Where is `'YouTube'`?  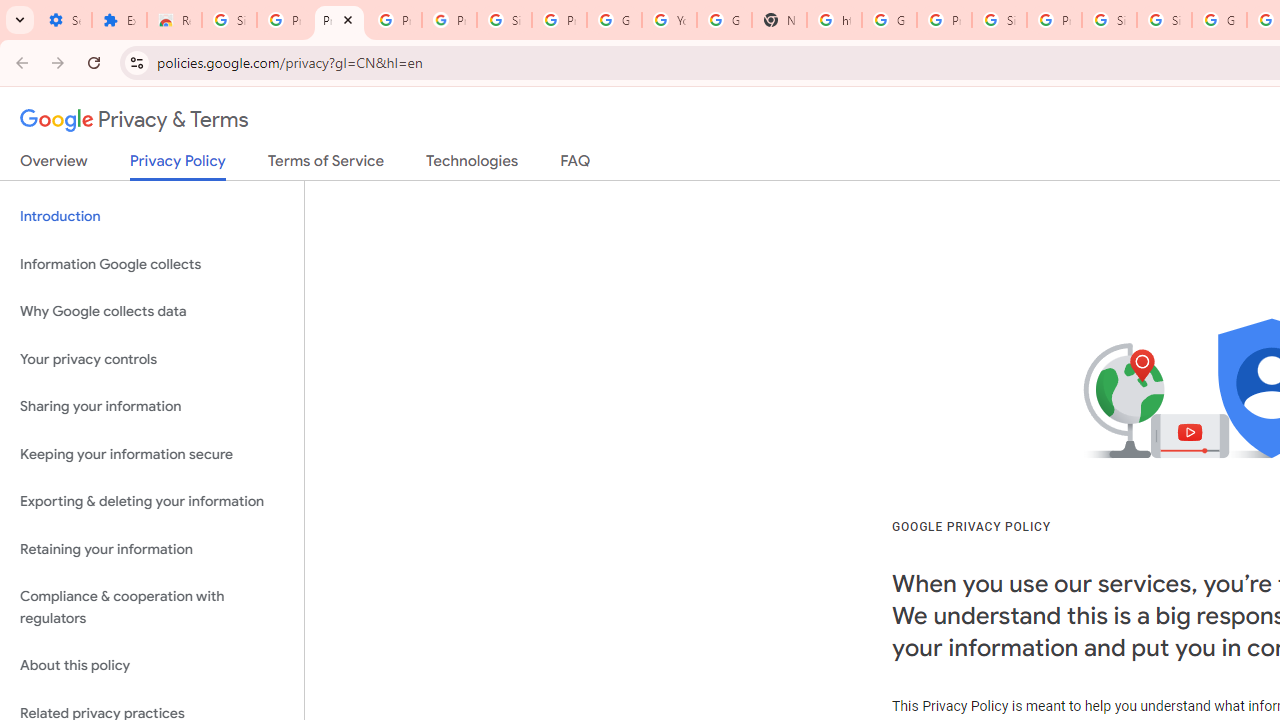
'YouTube' is located at coordinates (670, 20).